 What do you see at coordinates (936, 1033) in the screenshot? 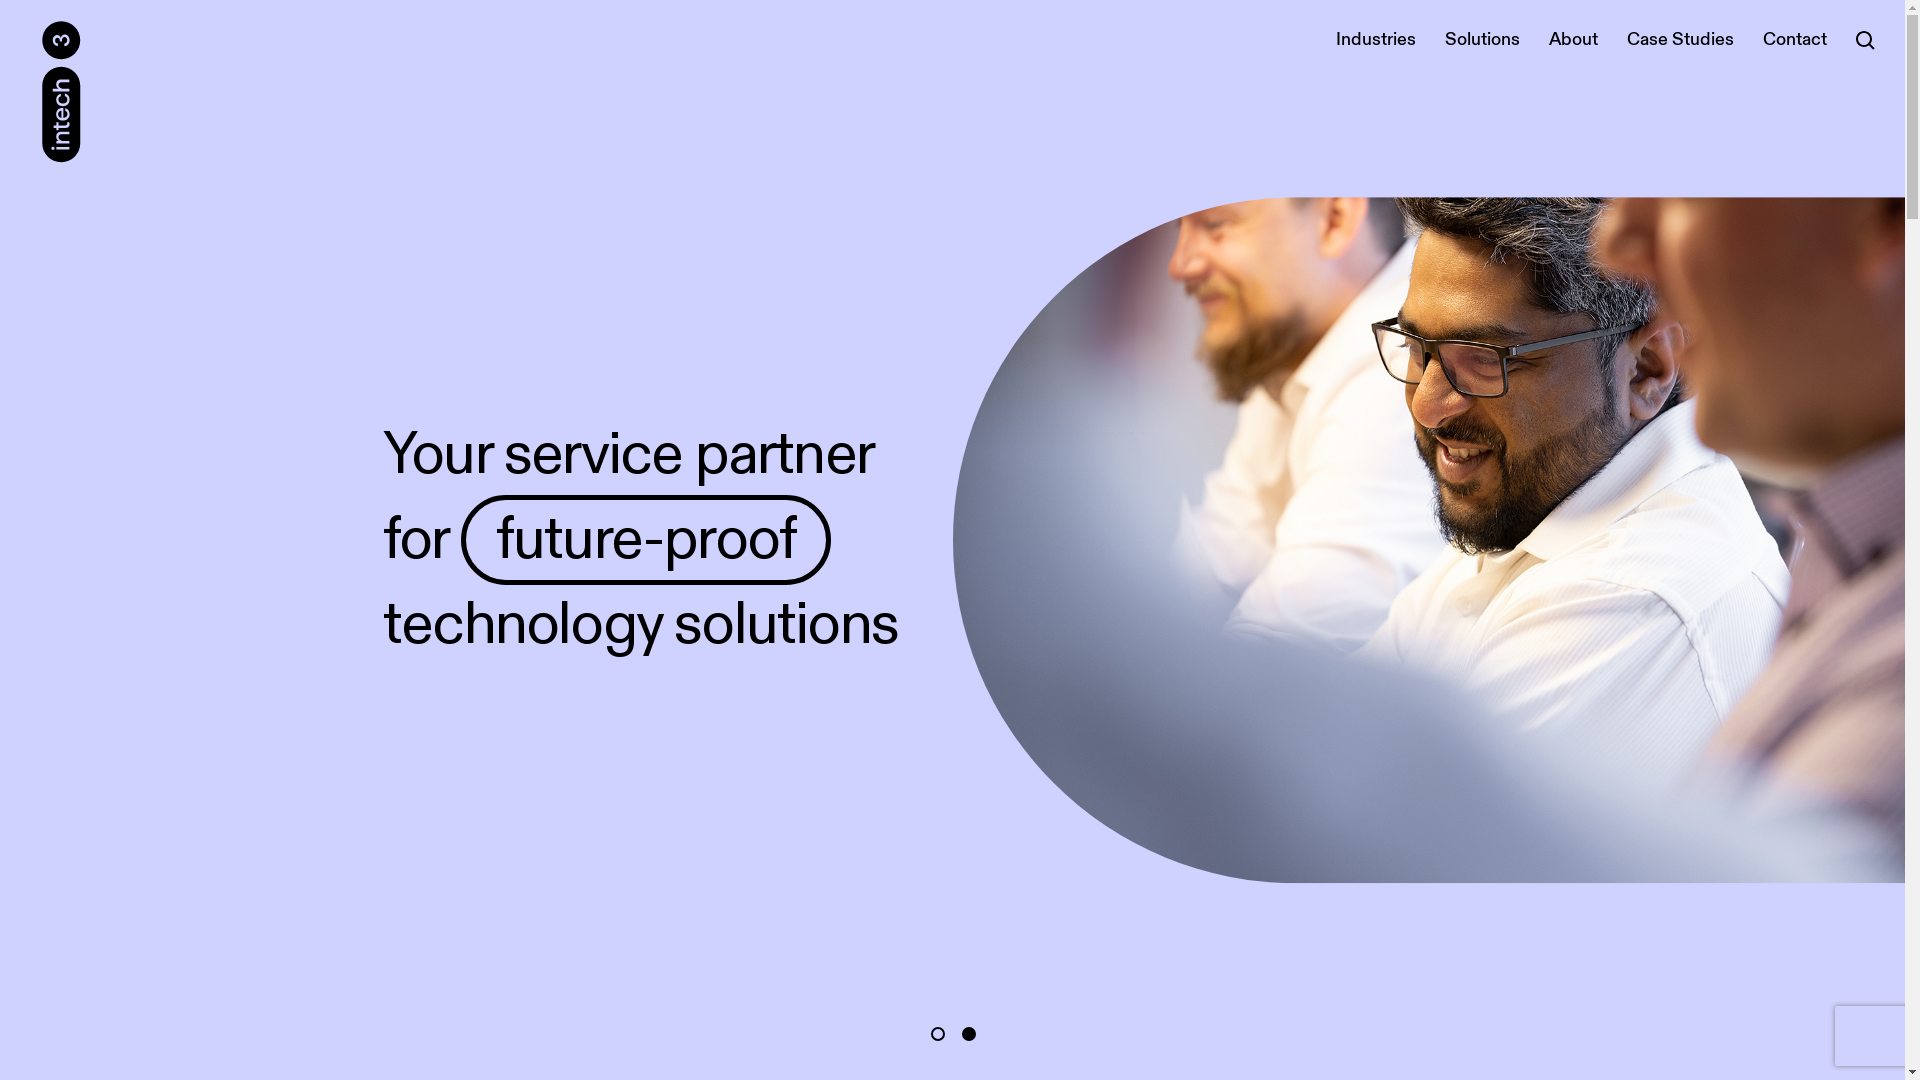
I see `'1'` at bounding box center [936, 1033].